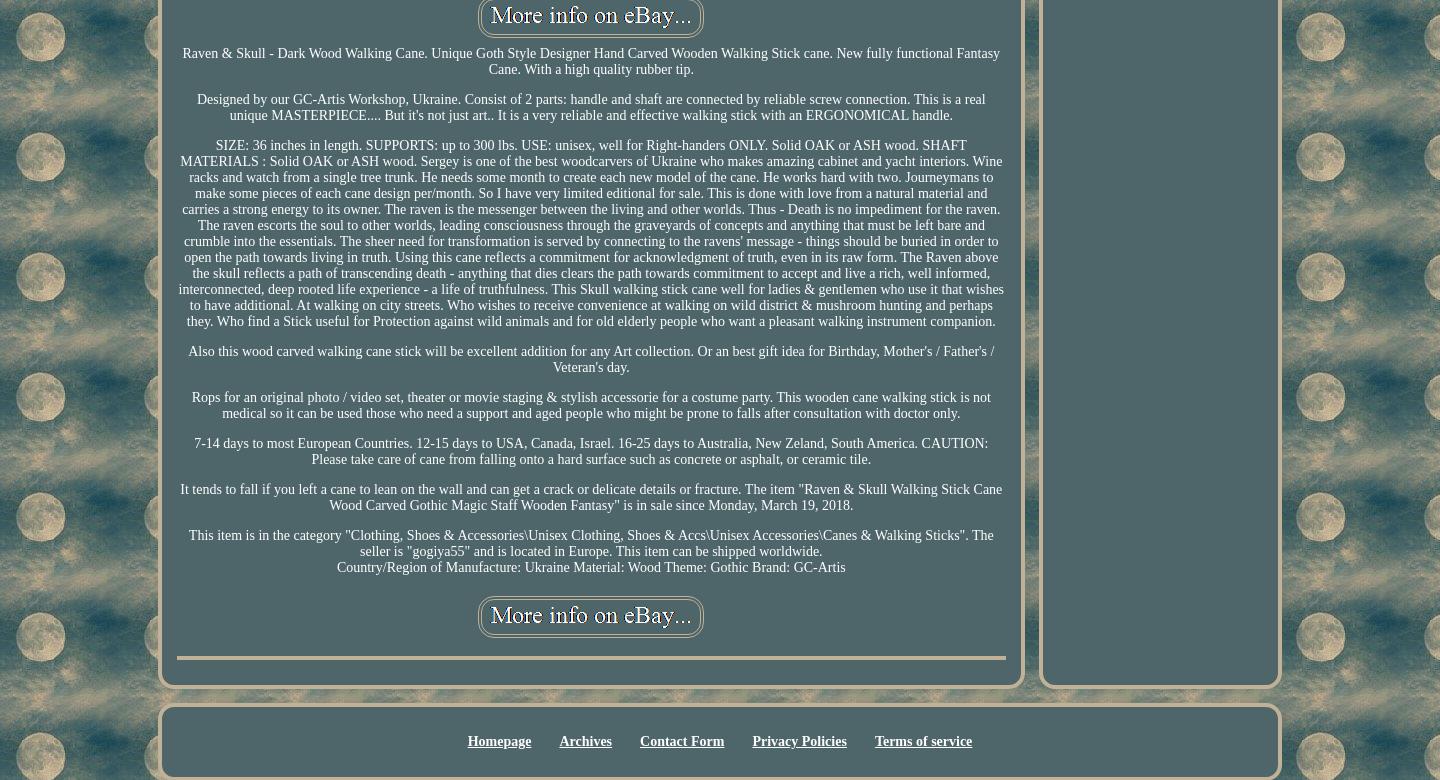 The image size is (1440, 780). Describe the element at coordinates (452, 566) in the screenshot. I see `'Country/Region of Manufacture: Ukraine'` at that location.